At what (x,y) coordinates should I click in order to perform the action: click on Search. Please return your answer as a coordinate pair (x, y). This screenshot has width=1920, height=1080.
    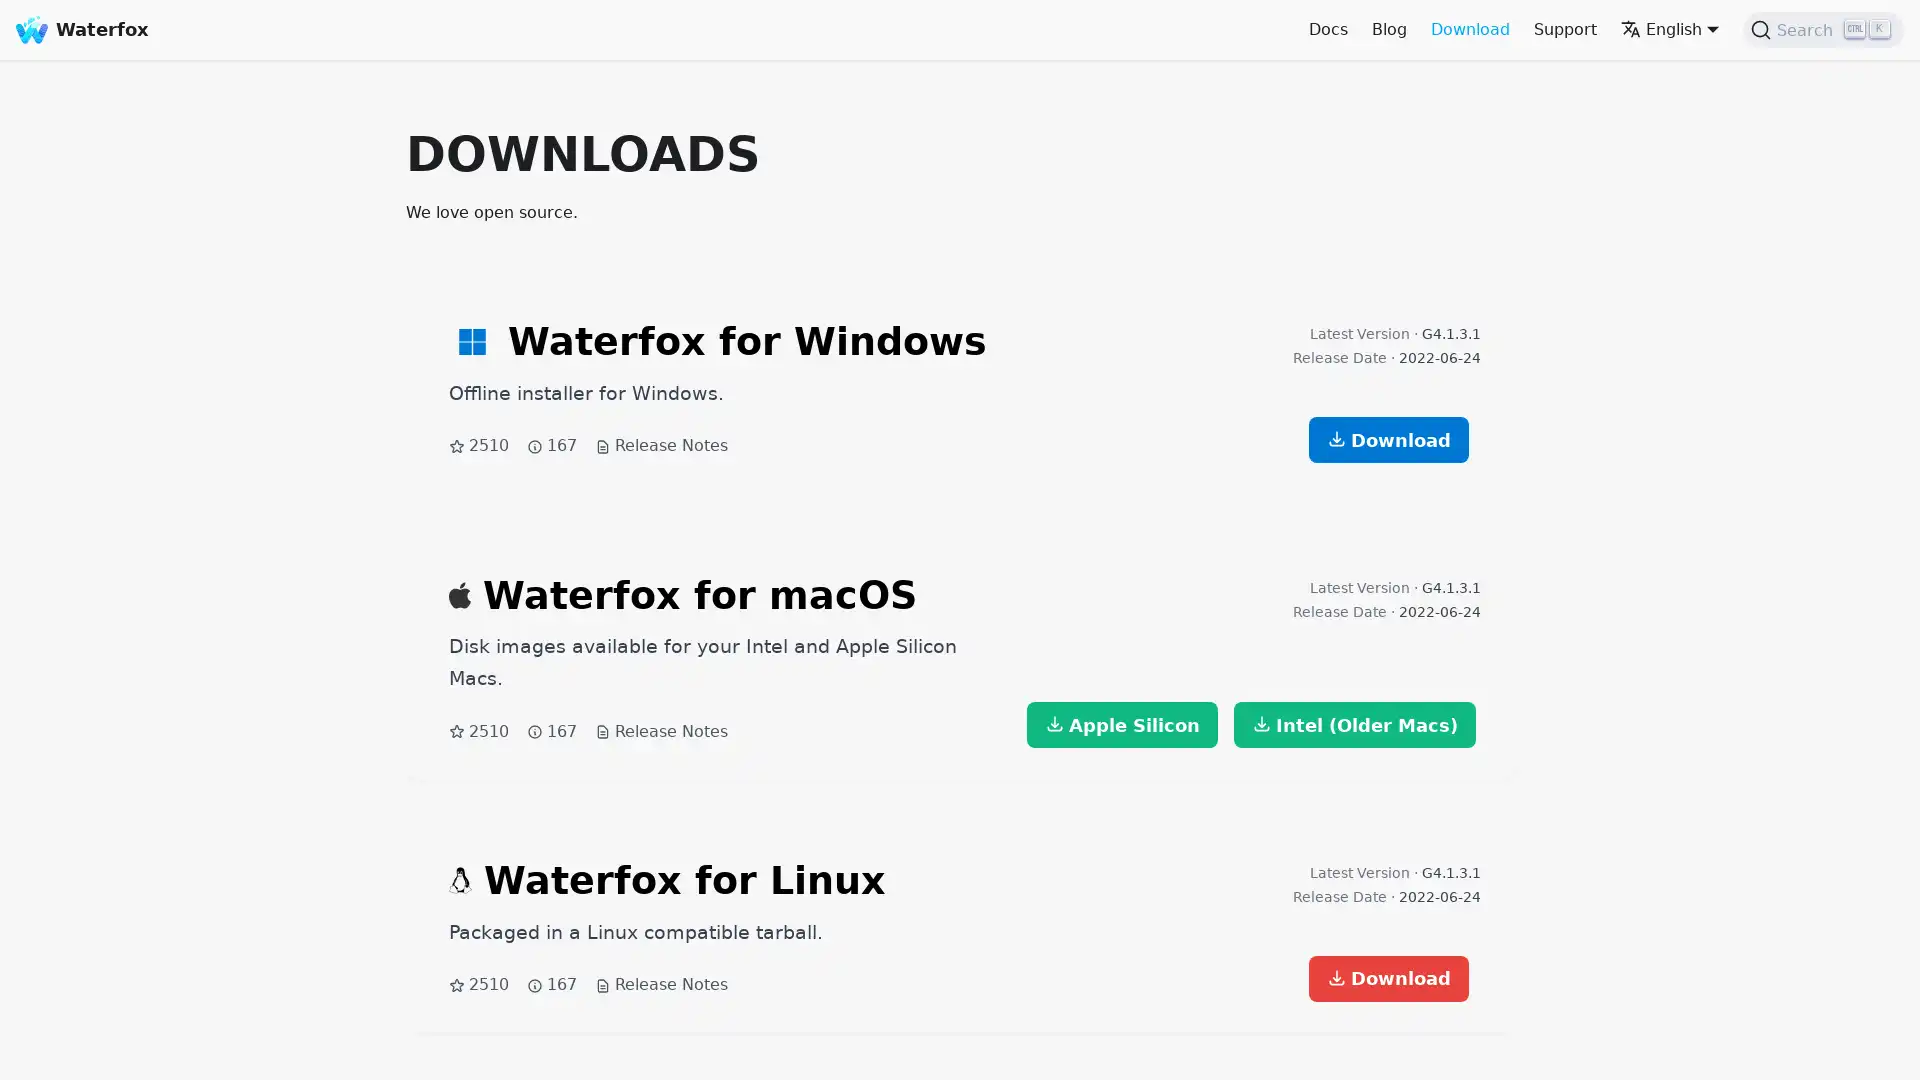
    Looking at the image, I should click on (1823, 30).